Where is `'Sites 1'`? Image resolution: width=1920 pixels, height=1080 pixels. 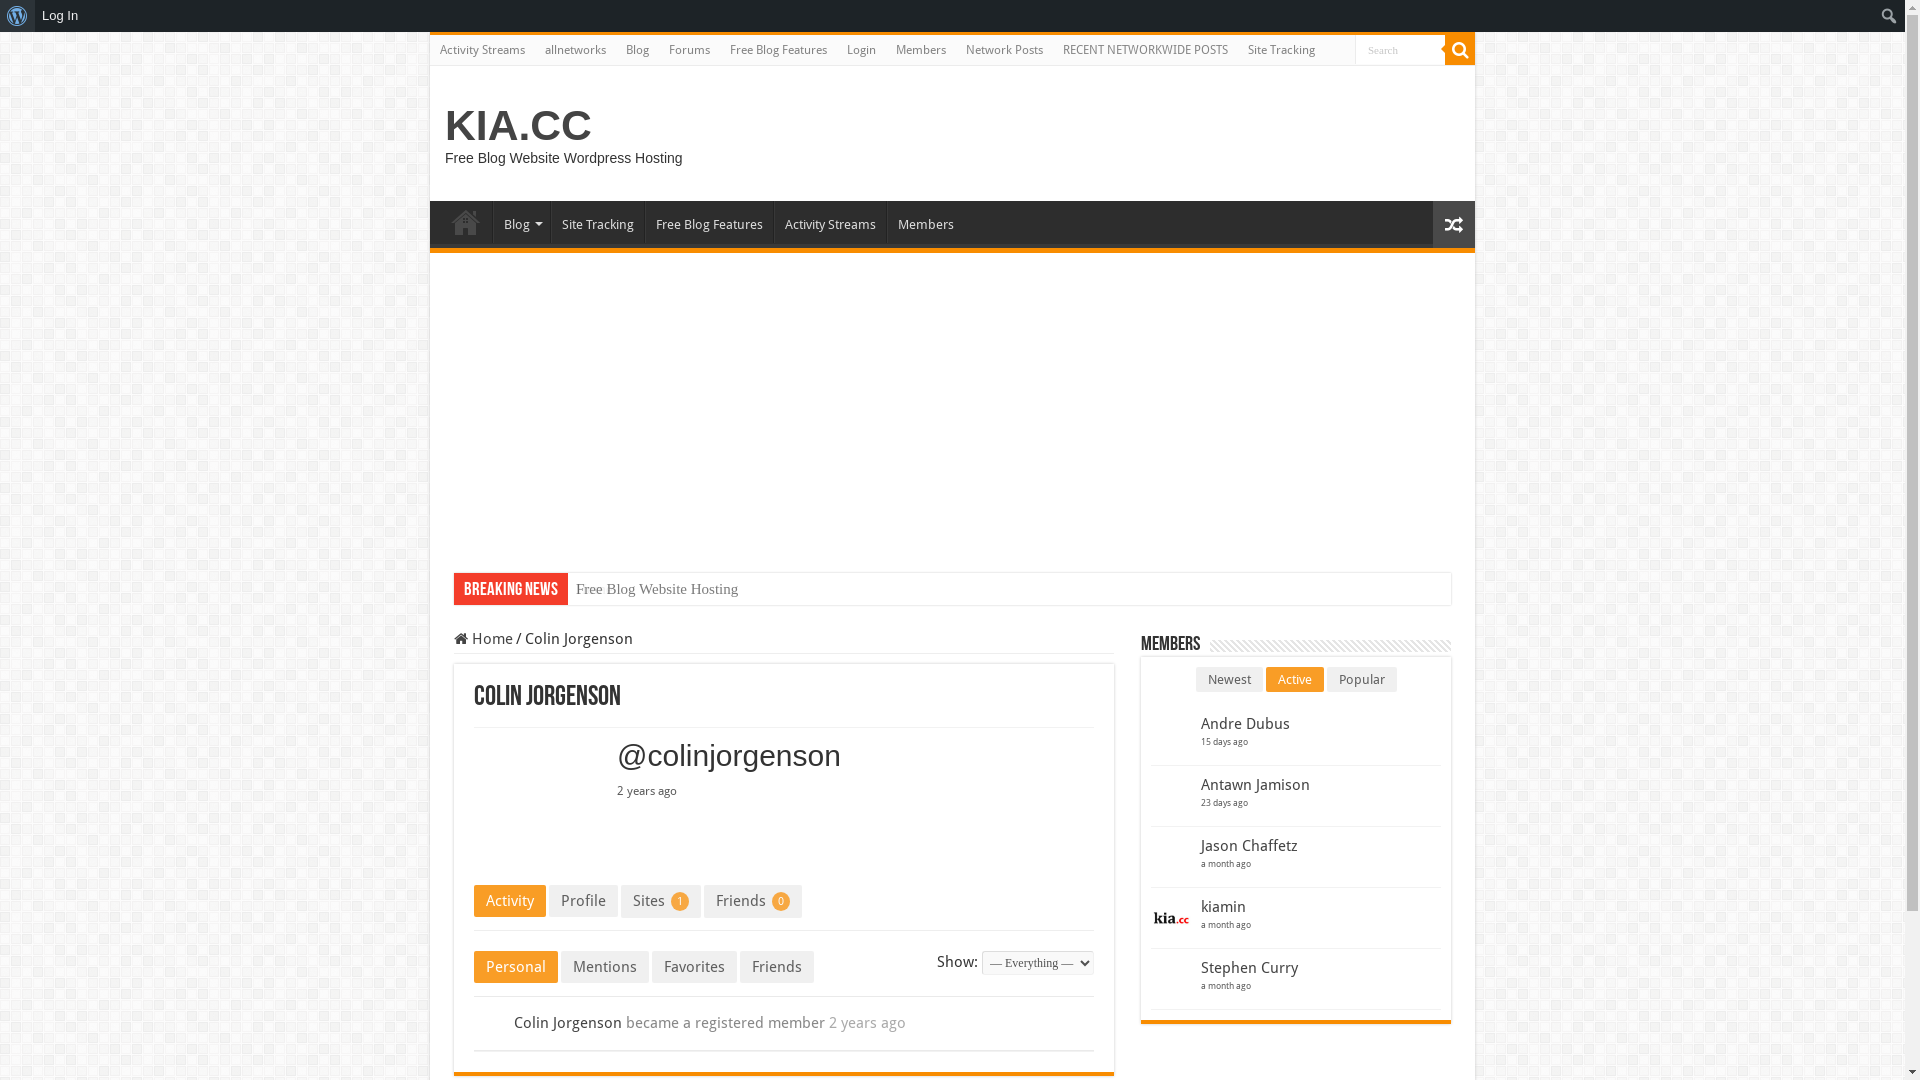
'Sites 1' is located at coordinates (661, 901).